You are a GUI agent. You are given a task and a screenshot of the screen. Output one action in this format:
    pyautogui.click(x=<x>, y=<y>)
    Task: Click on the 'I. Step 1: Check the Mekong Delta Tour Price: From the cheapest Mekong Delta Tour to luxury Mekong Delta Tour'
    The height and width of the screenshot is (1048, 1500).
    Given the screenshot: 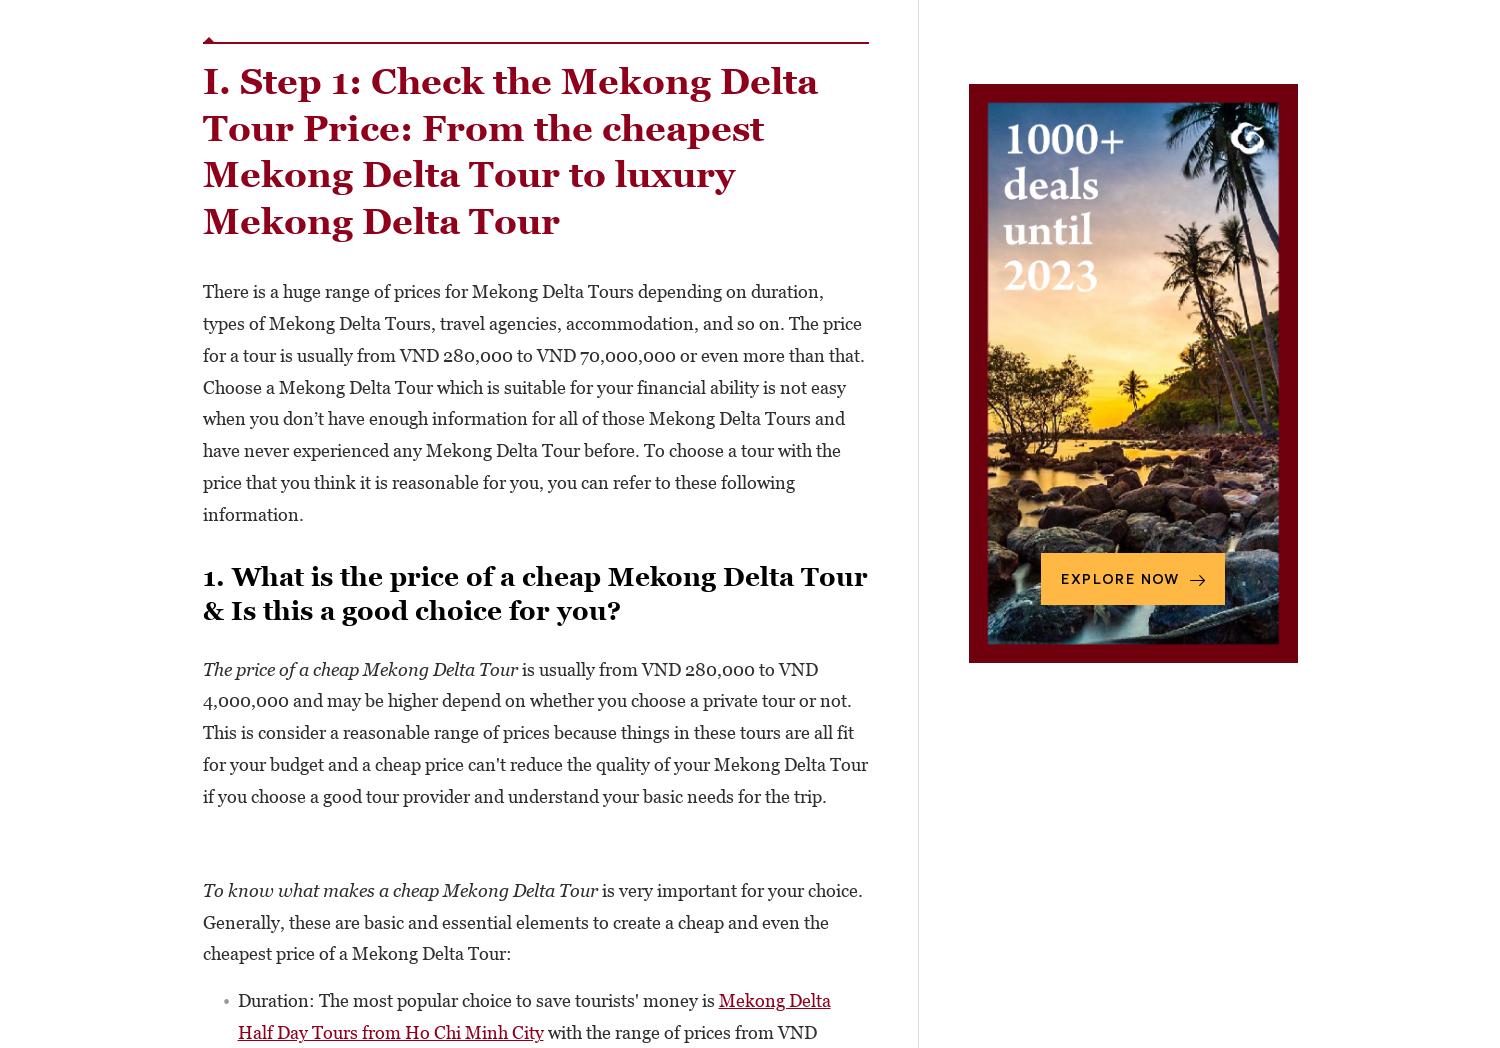 What is the action you would take?
    pyautogui.click(x=509, y=151)
    